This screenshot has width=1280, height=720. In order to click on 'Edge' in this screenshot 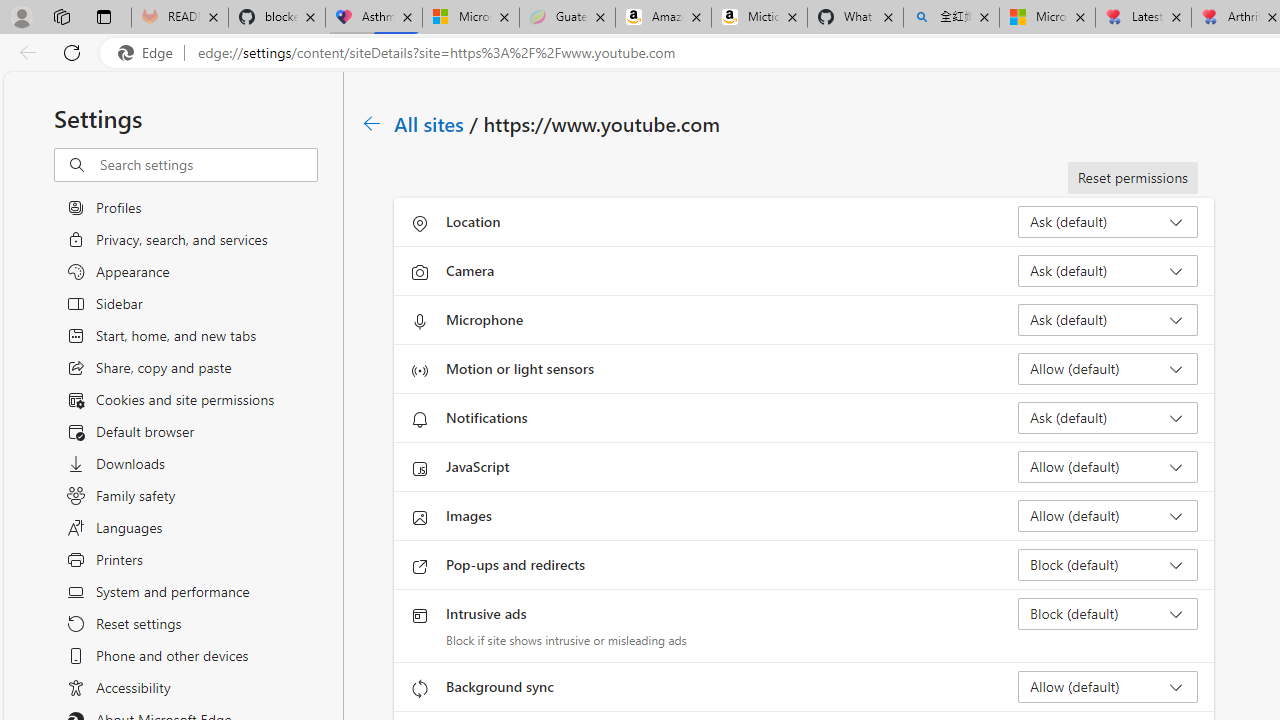, I will do `click(149, 52)`.